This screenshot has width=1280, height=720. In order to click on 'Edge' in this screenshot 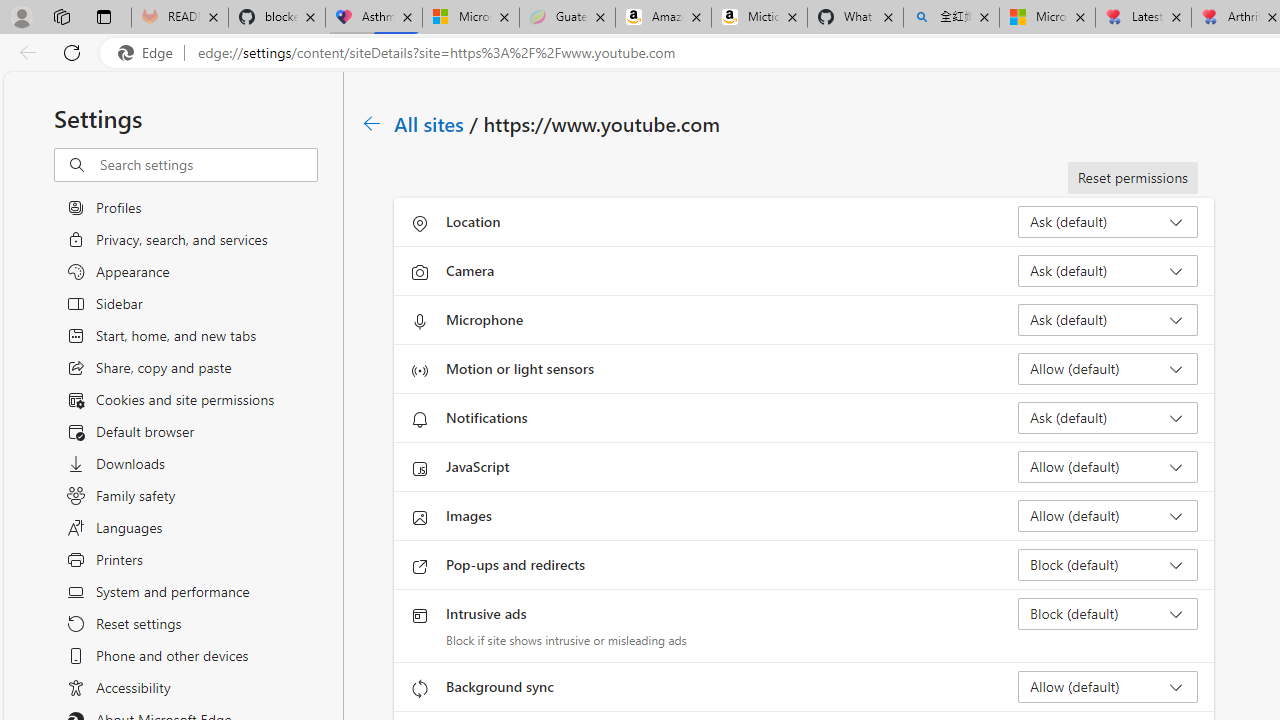, I will do `click(149, 52)`.